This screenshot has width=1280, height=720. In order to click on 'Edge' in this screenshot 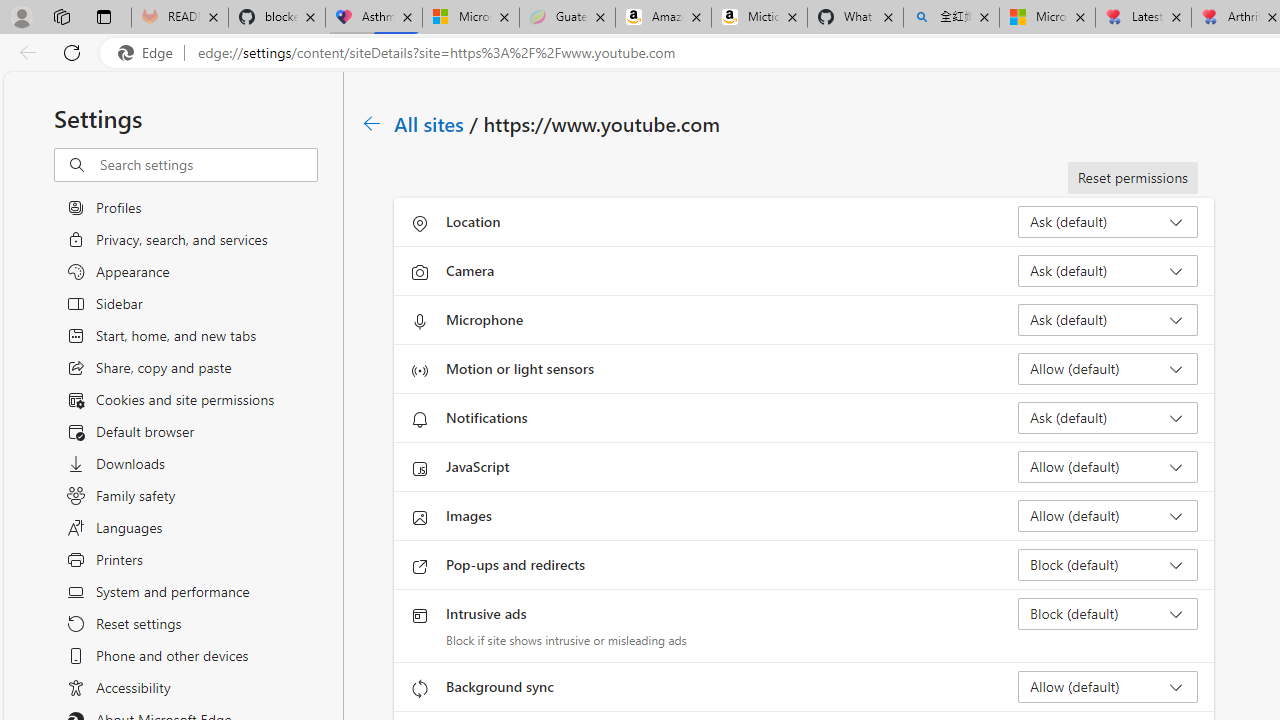, I will do `click(149, 52)`.